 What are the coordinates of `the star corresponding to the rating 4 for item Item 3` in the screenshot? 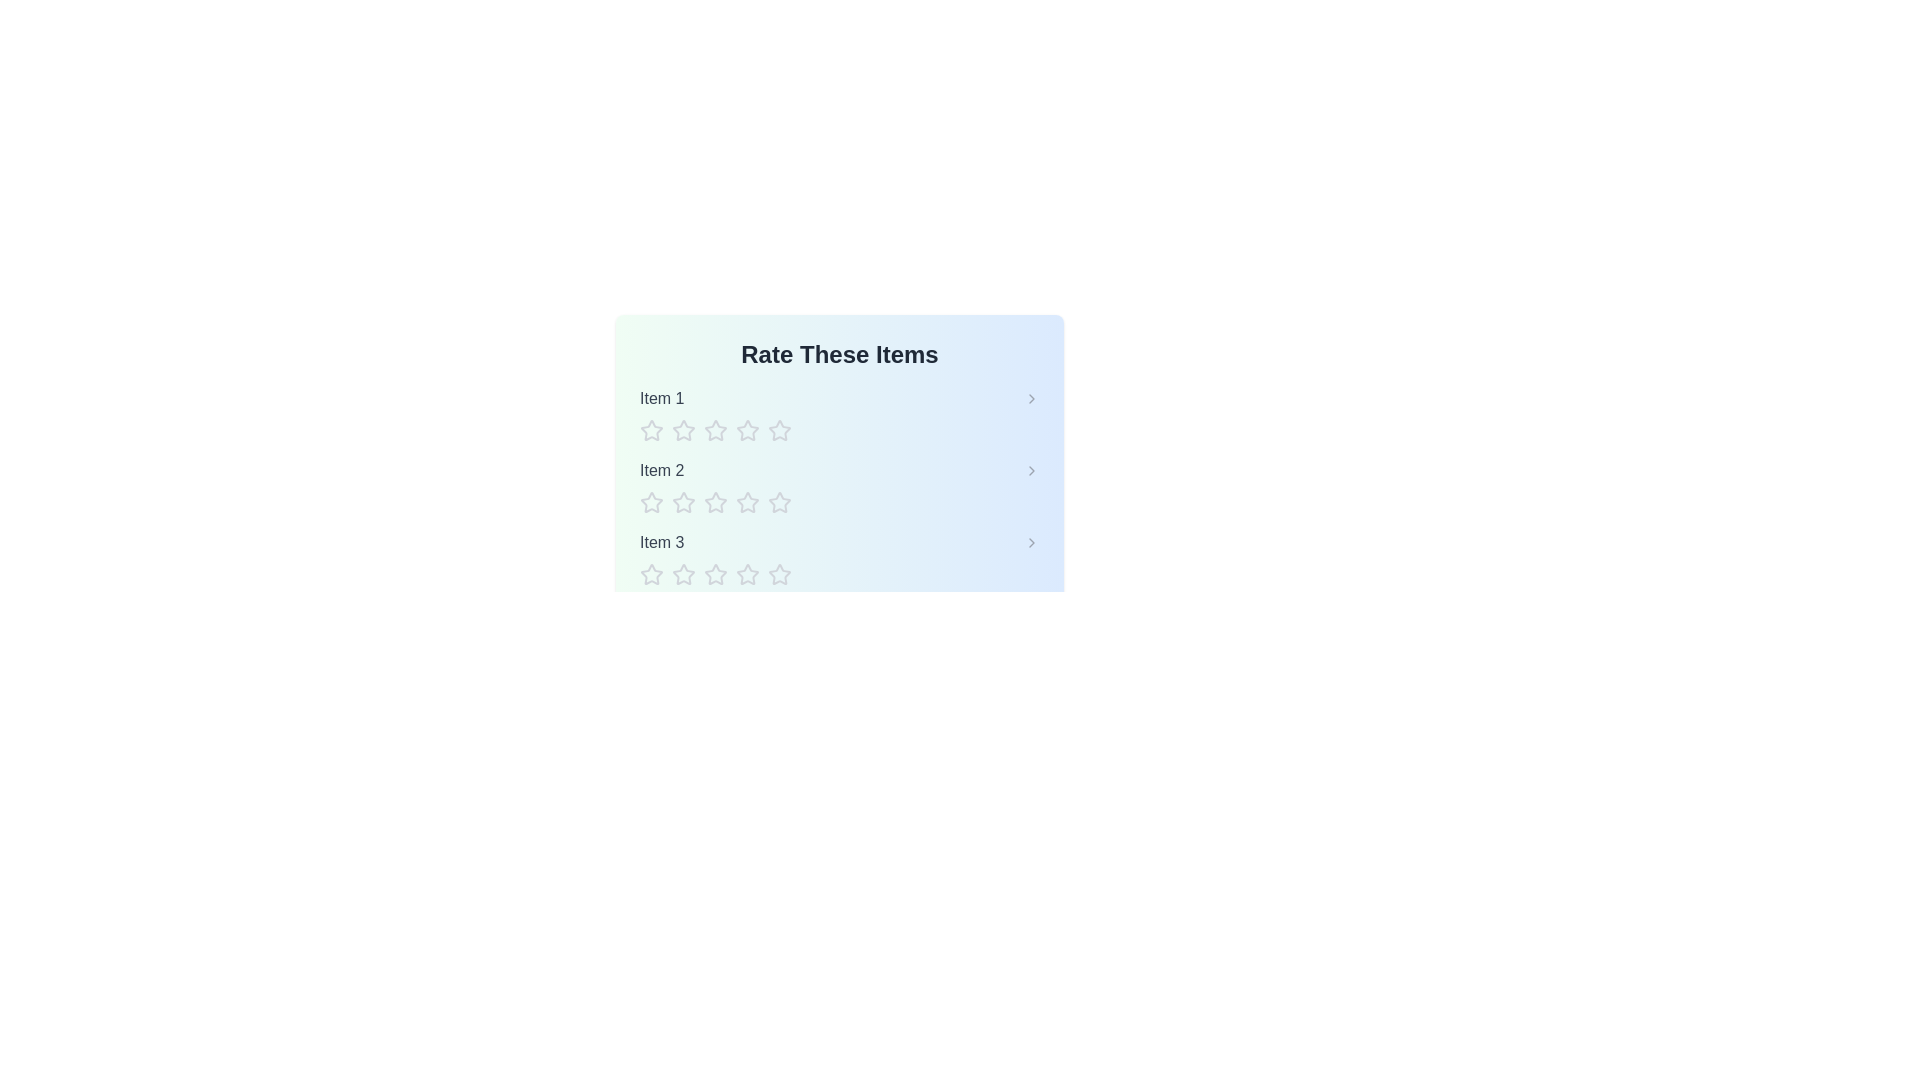 It's located at (747, 574).